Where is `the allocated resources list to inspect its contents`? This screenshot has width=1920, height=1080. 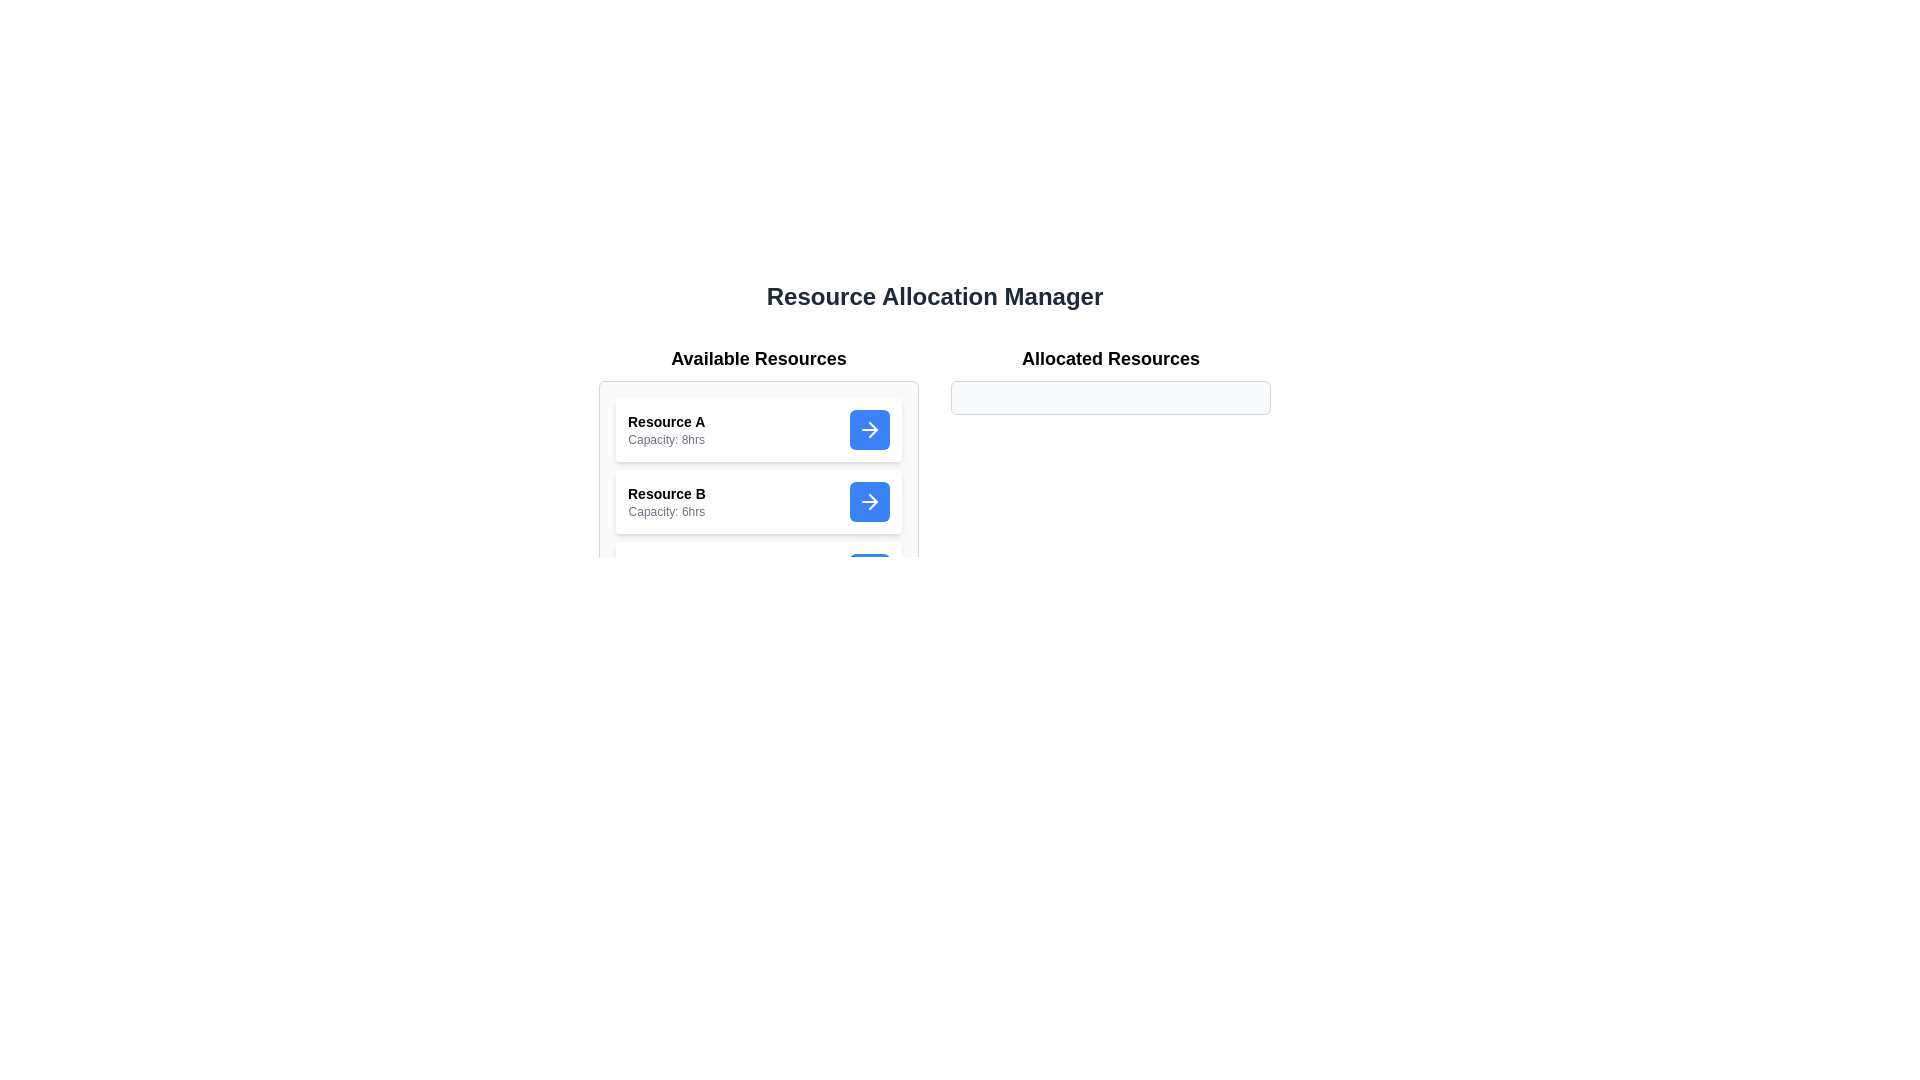 the allocated resources list to inspect its contents is located at coordinates (1109, 397).